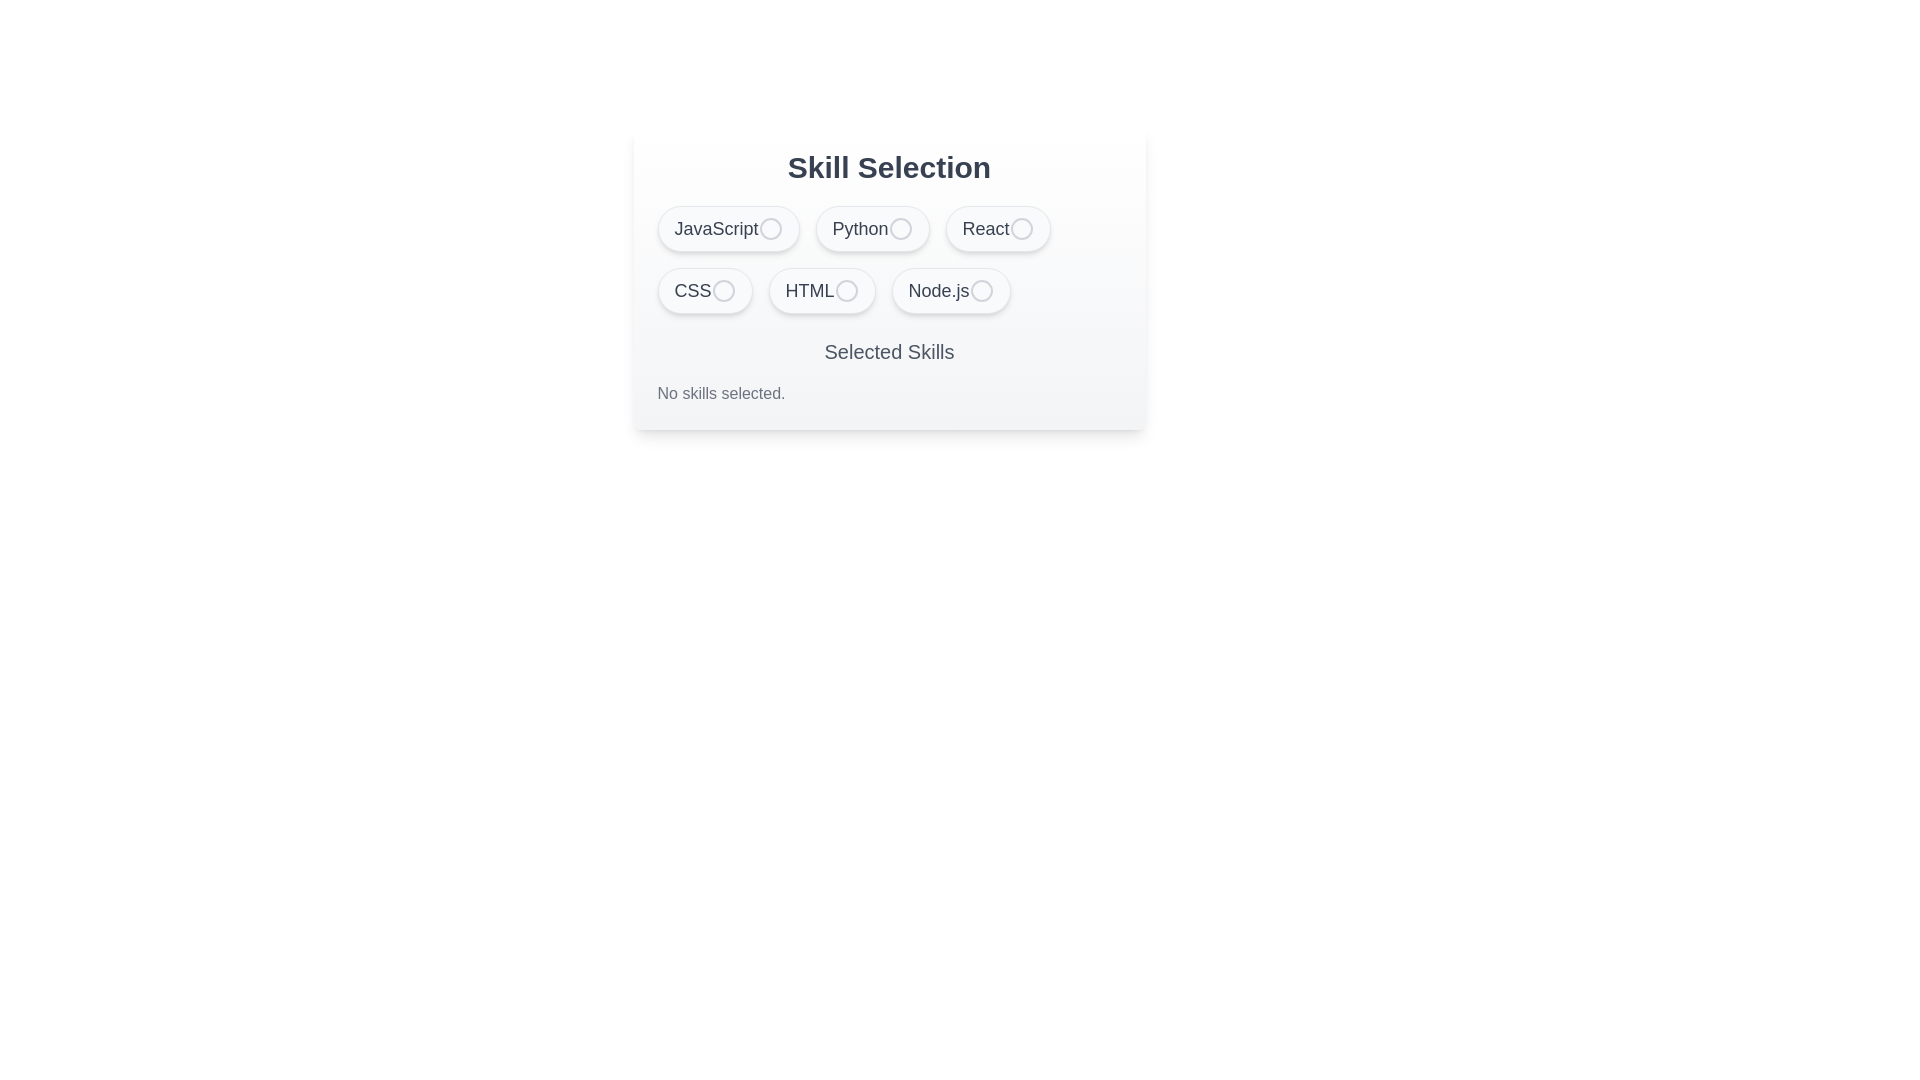 The image size is (1920, 1080). What do you see at coordinates (722, 290) in the screenshot?
I see `the state of the SVG-based circular indicator located near the 'CSS' label in the second row of the 'Skill Selection' section` at bounding box center [722, 290].